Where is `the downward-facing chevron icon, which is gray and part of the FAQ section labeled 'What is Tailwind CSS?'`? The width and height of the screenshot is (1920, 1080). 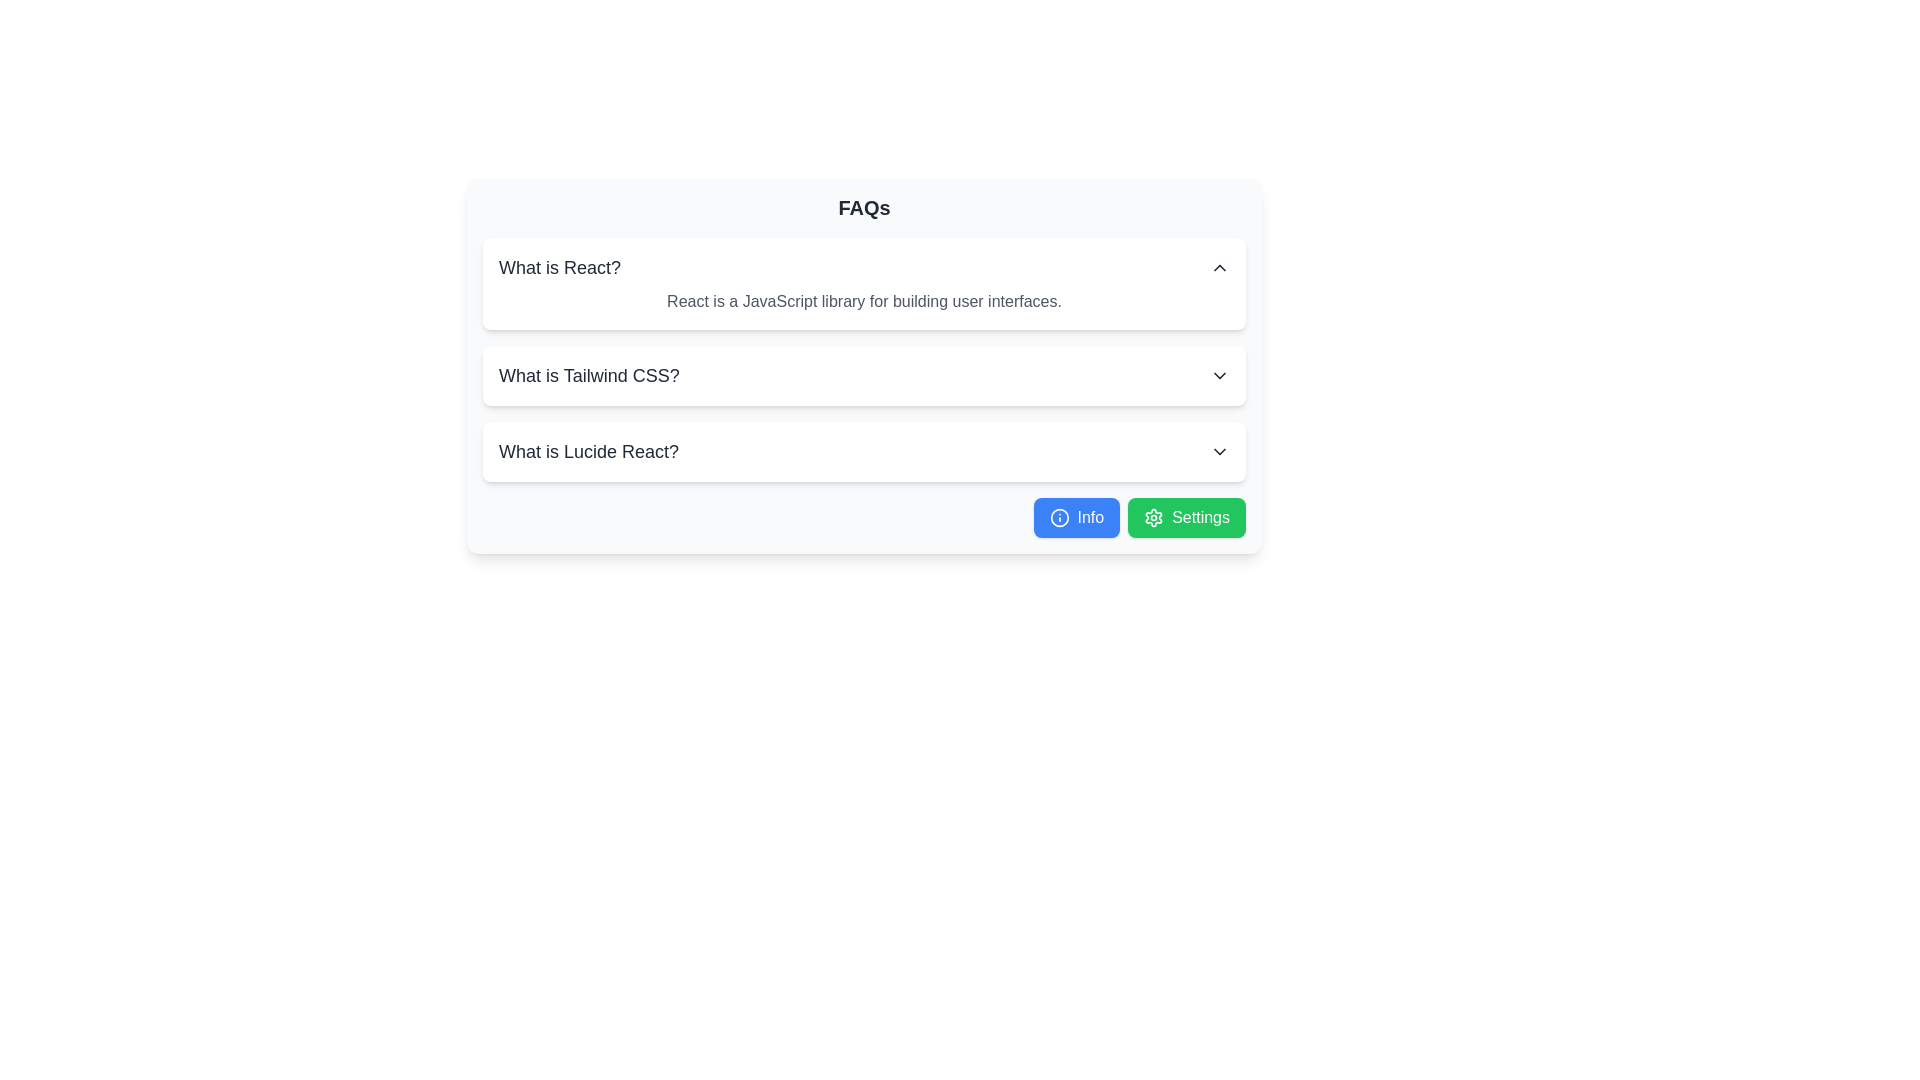 the downward-facing chevron icon, which is gray and part of the FAQ section labeled 'What is Tailwind CSS?' is located at coordinates (1218, 375).